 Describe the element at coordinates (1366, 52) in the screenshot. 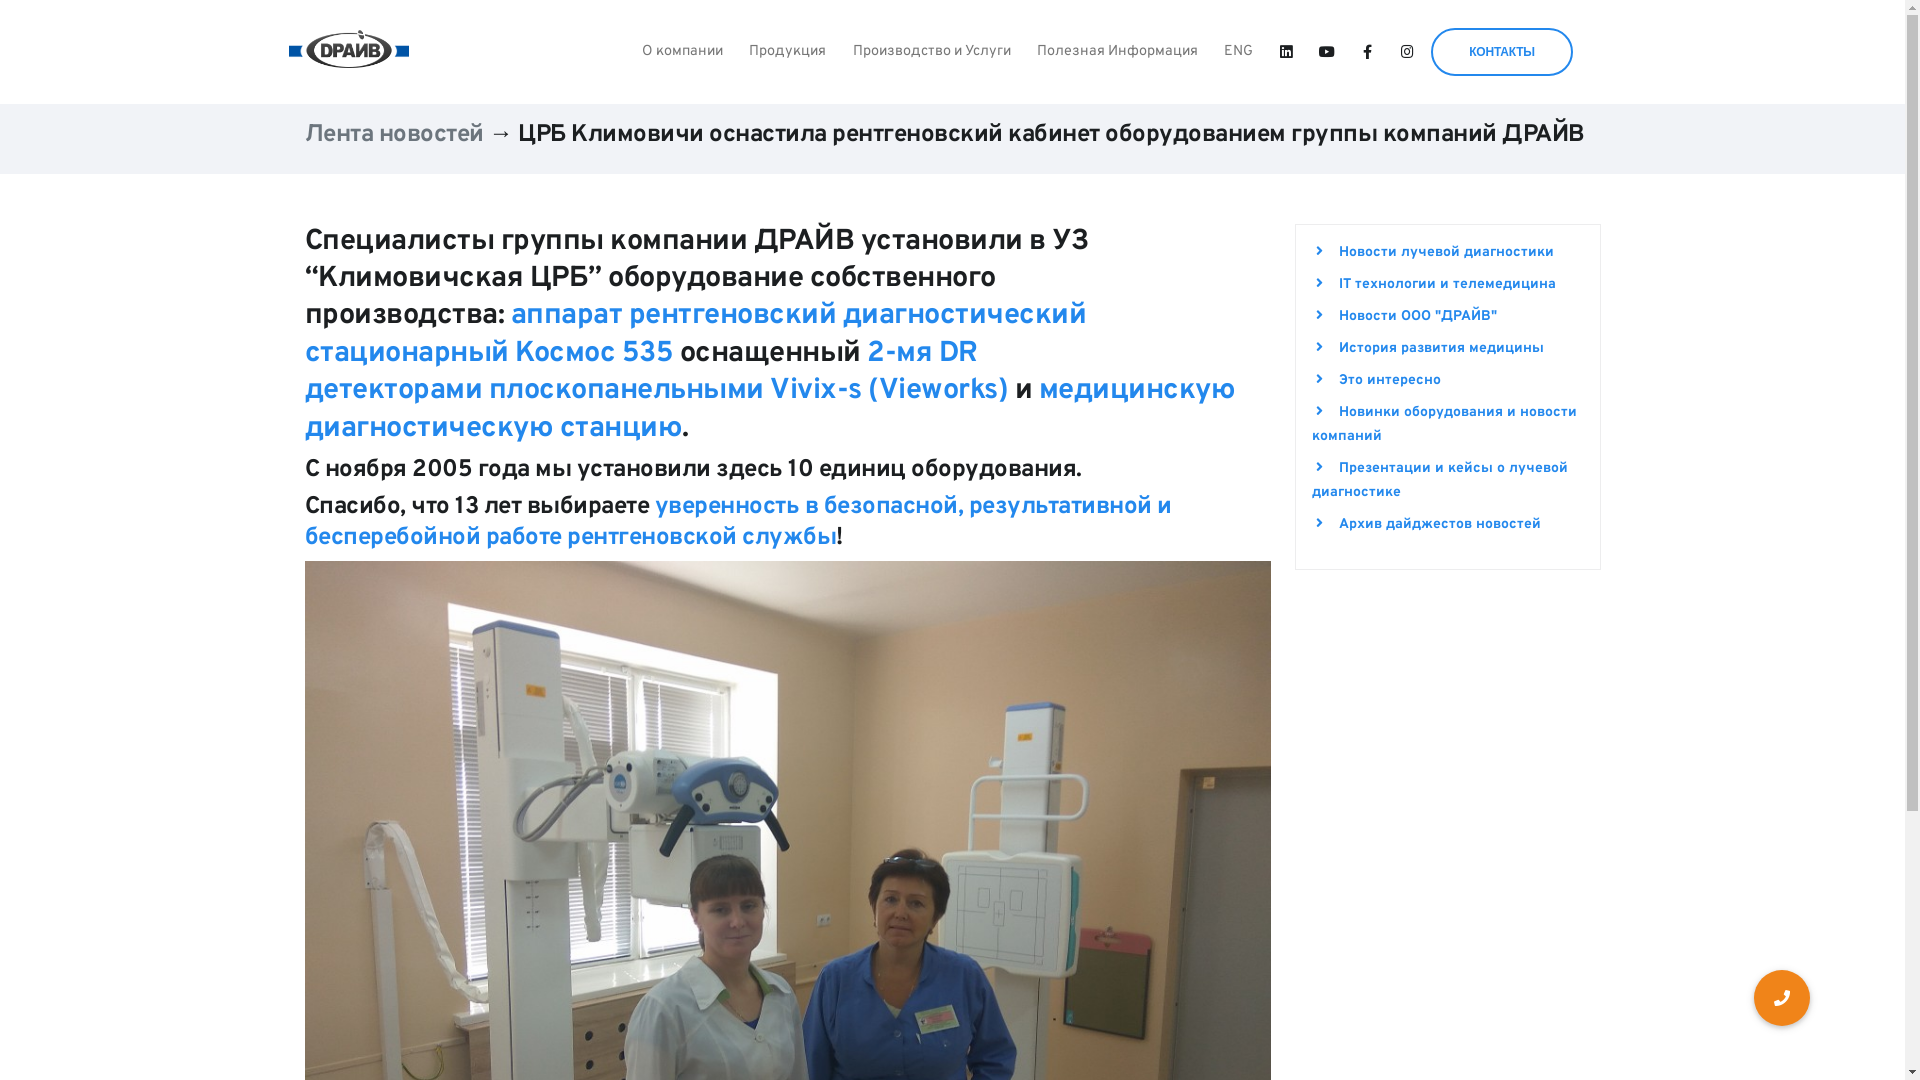

I see `'Facebook'` at that location.